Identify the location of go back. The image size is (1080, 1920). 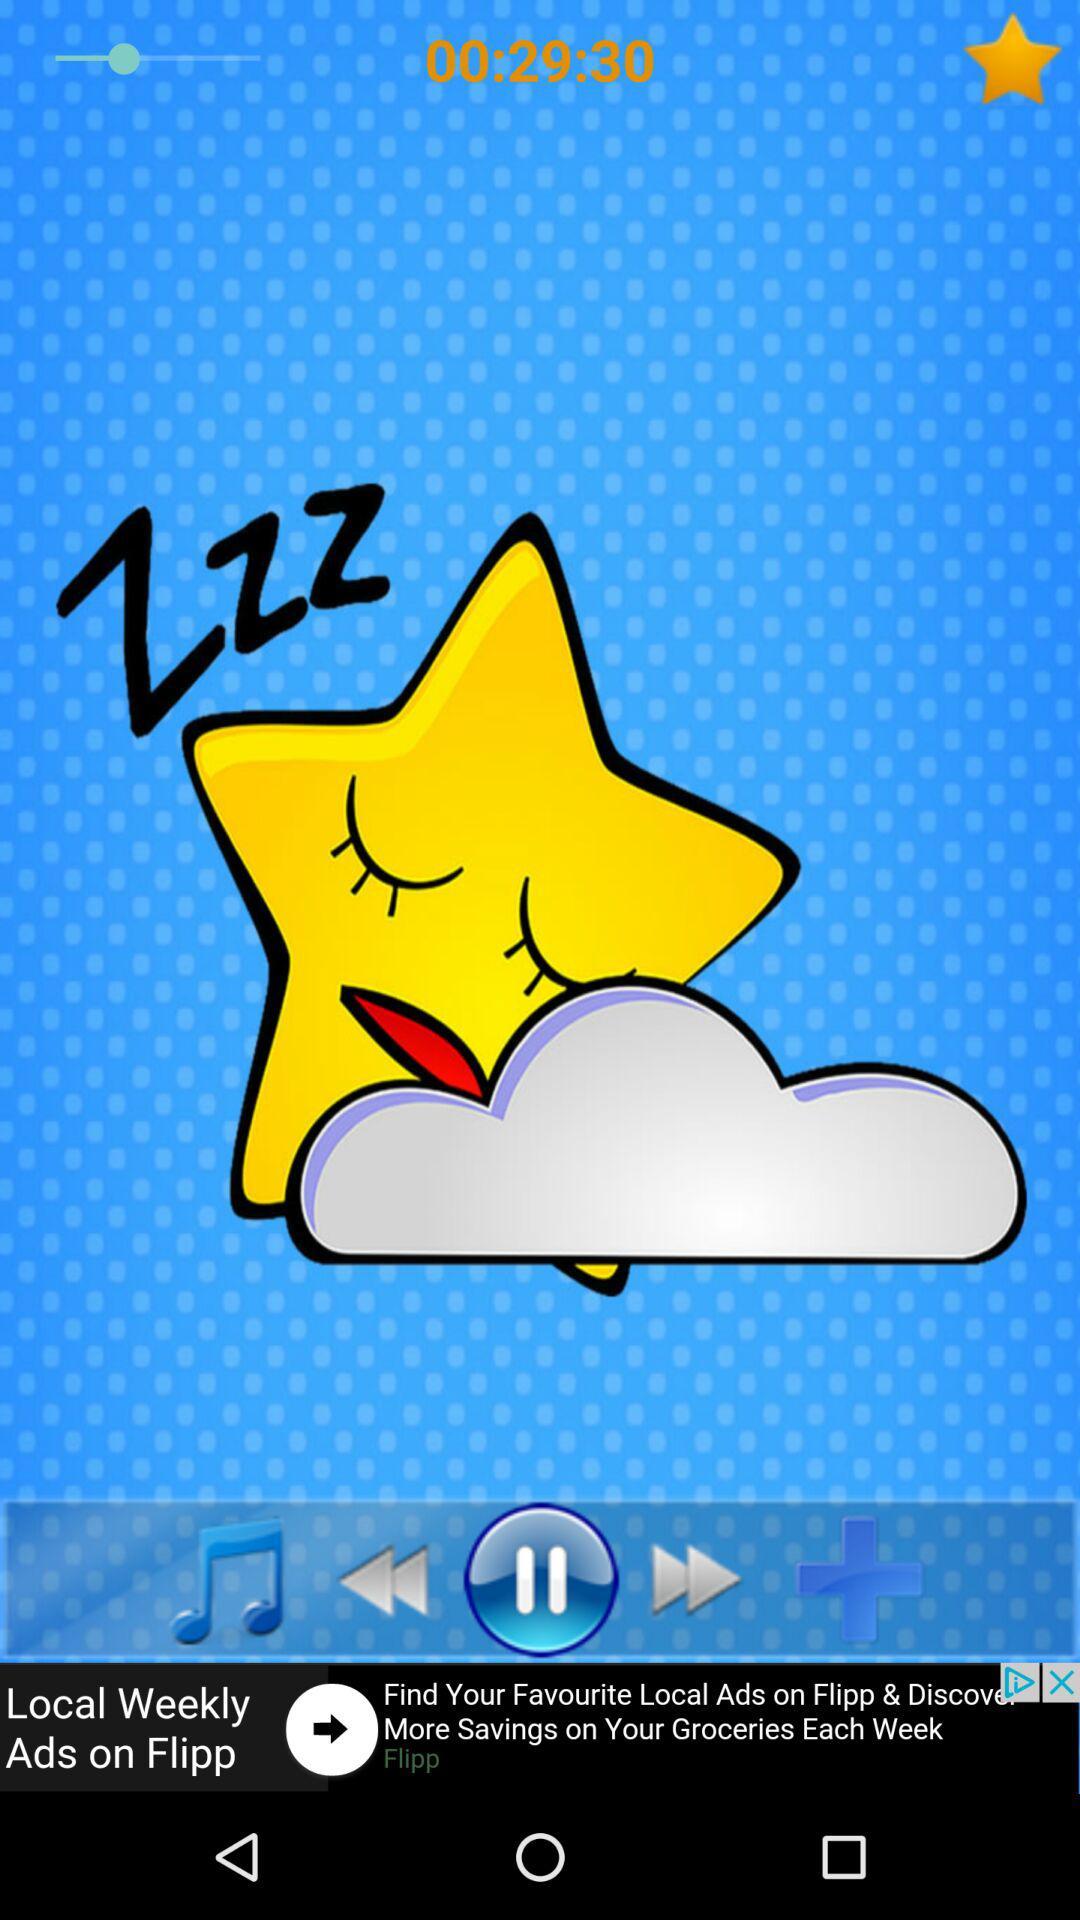
(371, 1577).